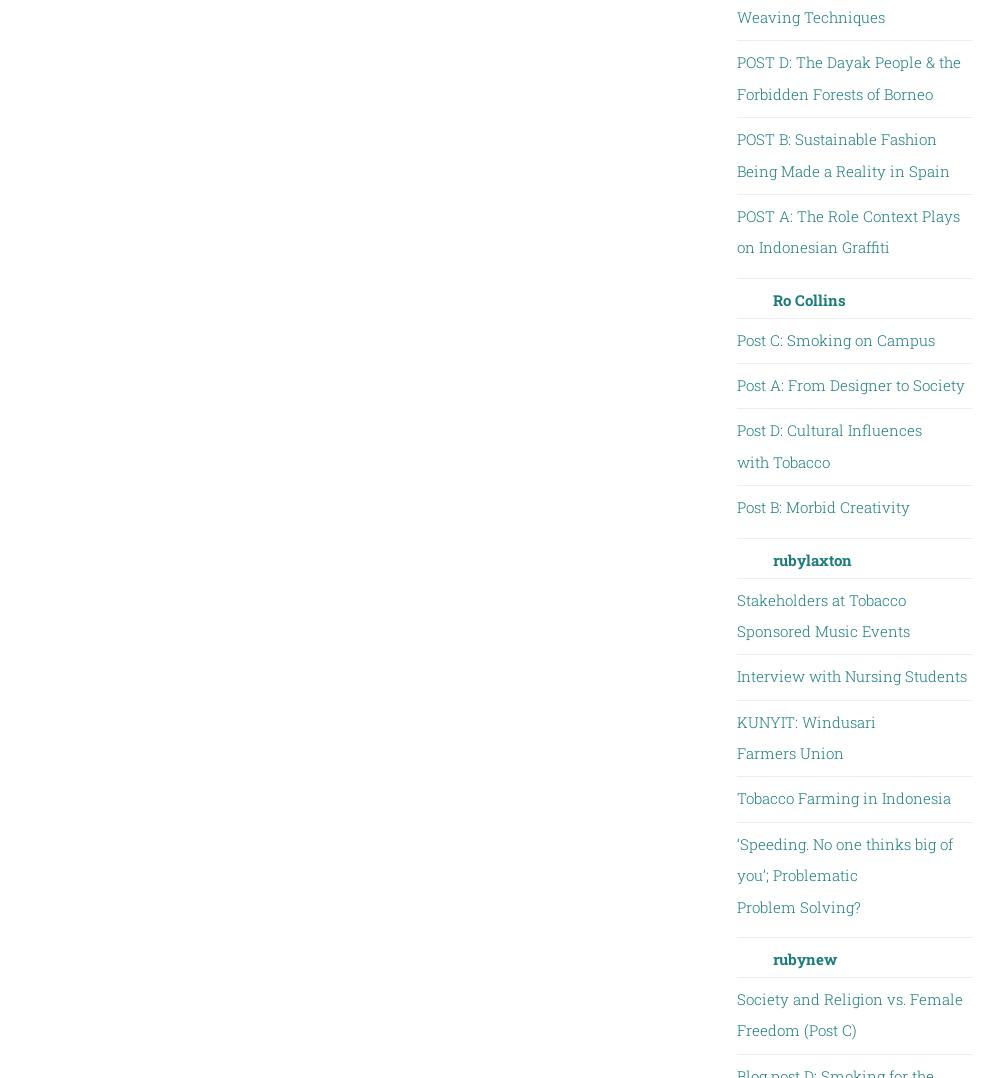  Describe the element at coordinates (846, 231) in the screenshot. I see `'POST A: The Role Context Plays on Indonesian Graffiti'` at that location.